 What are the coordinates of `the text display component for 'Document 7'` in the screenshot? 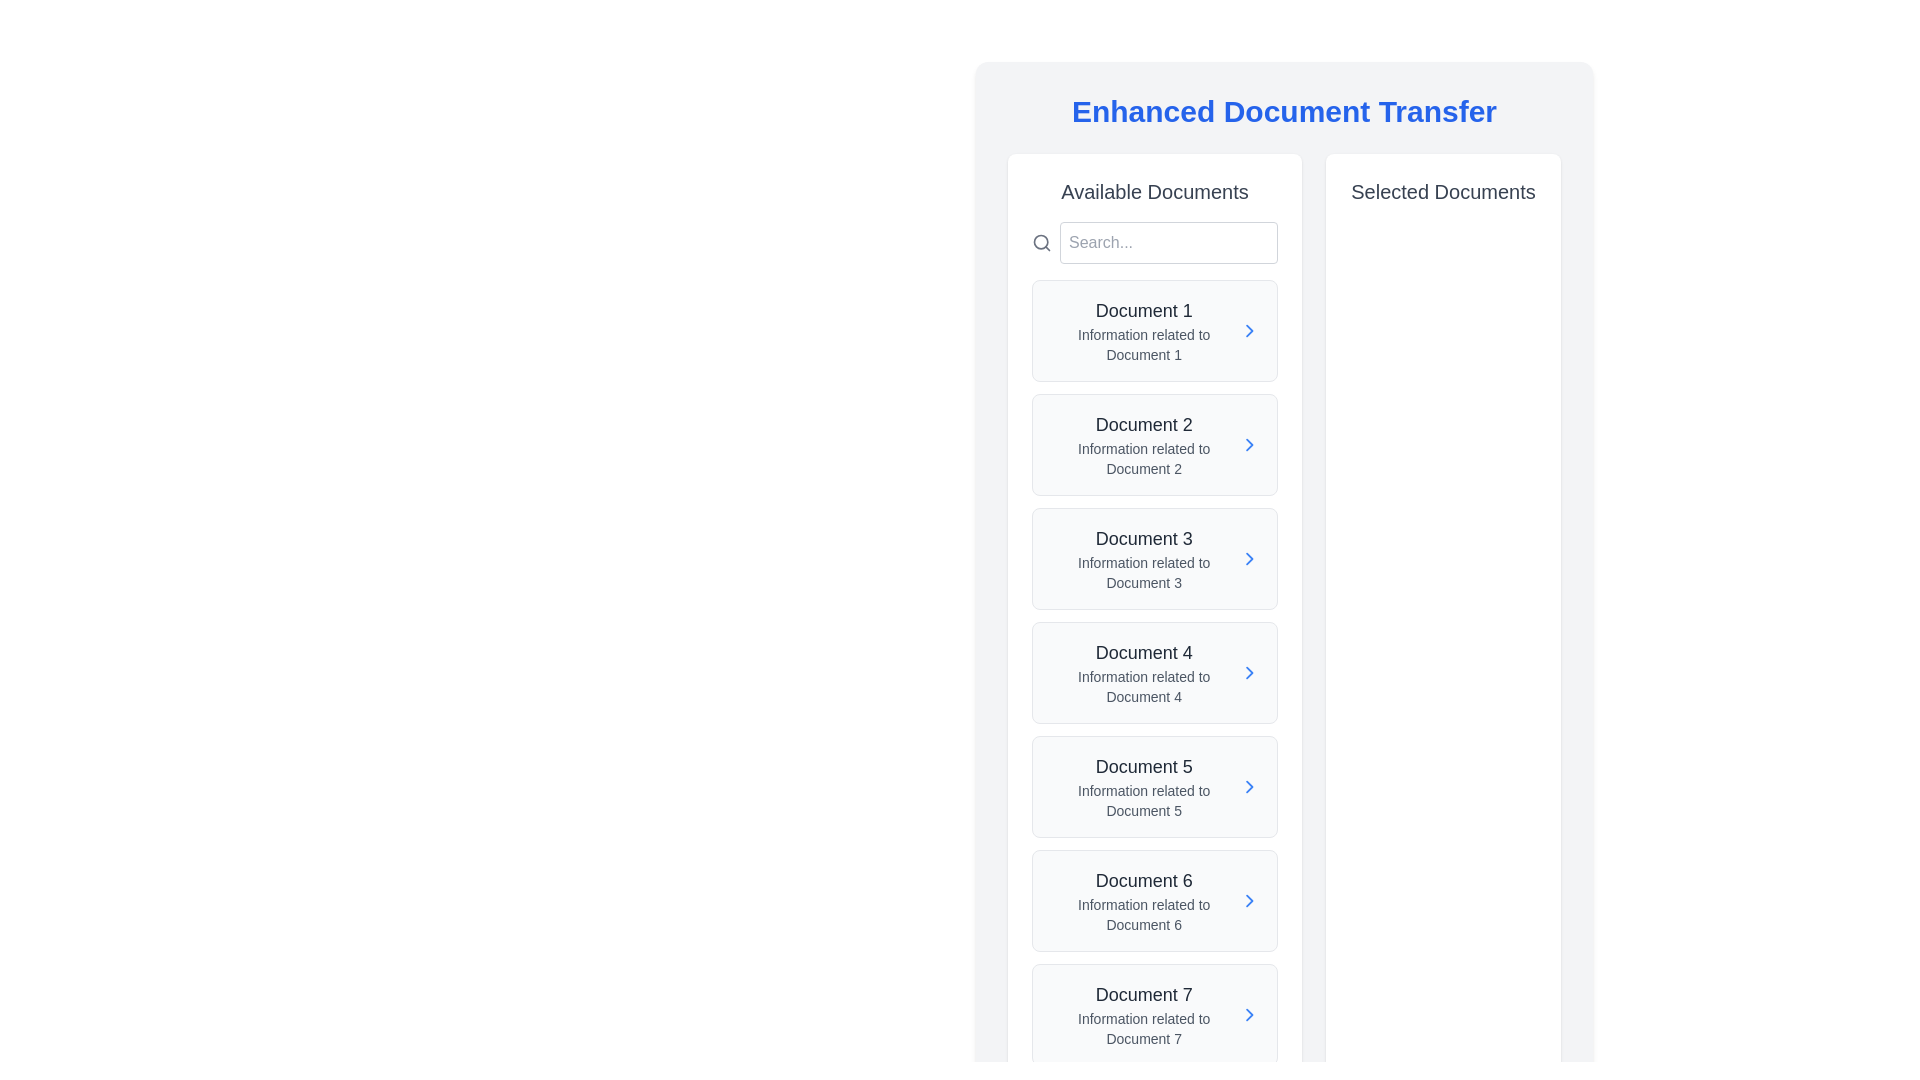 It's located at (1144, 1014).